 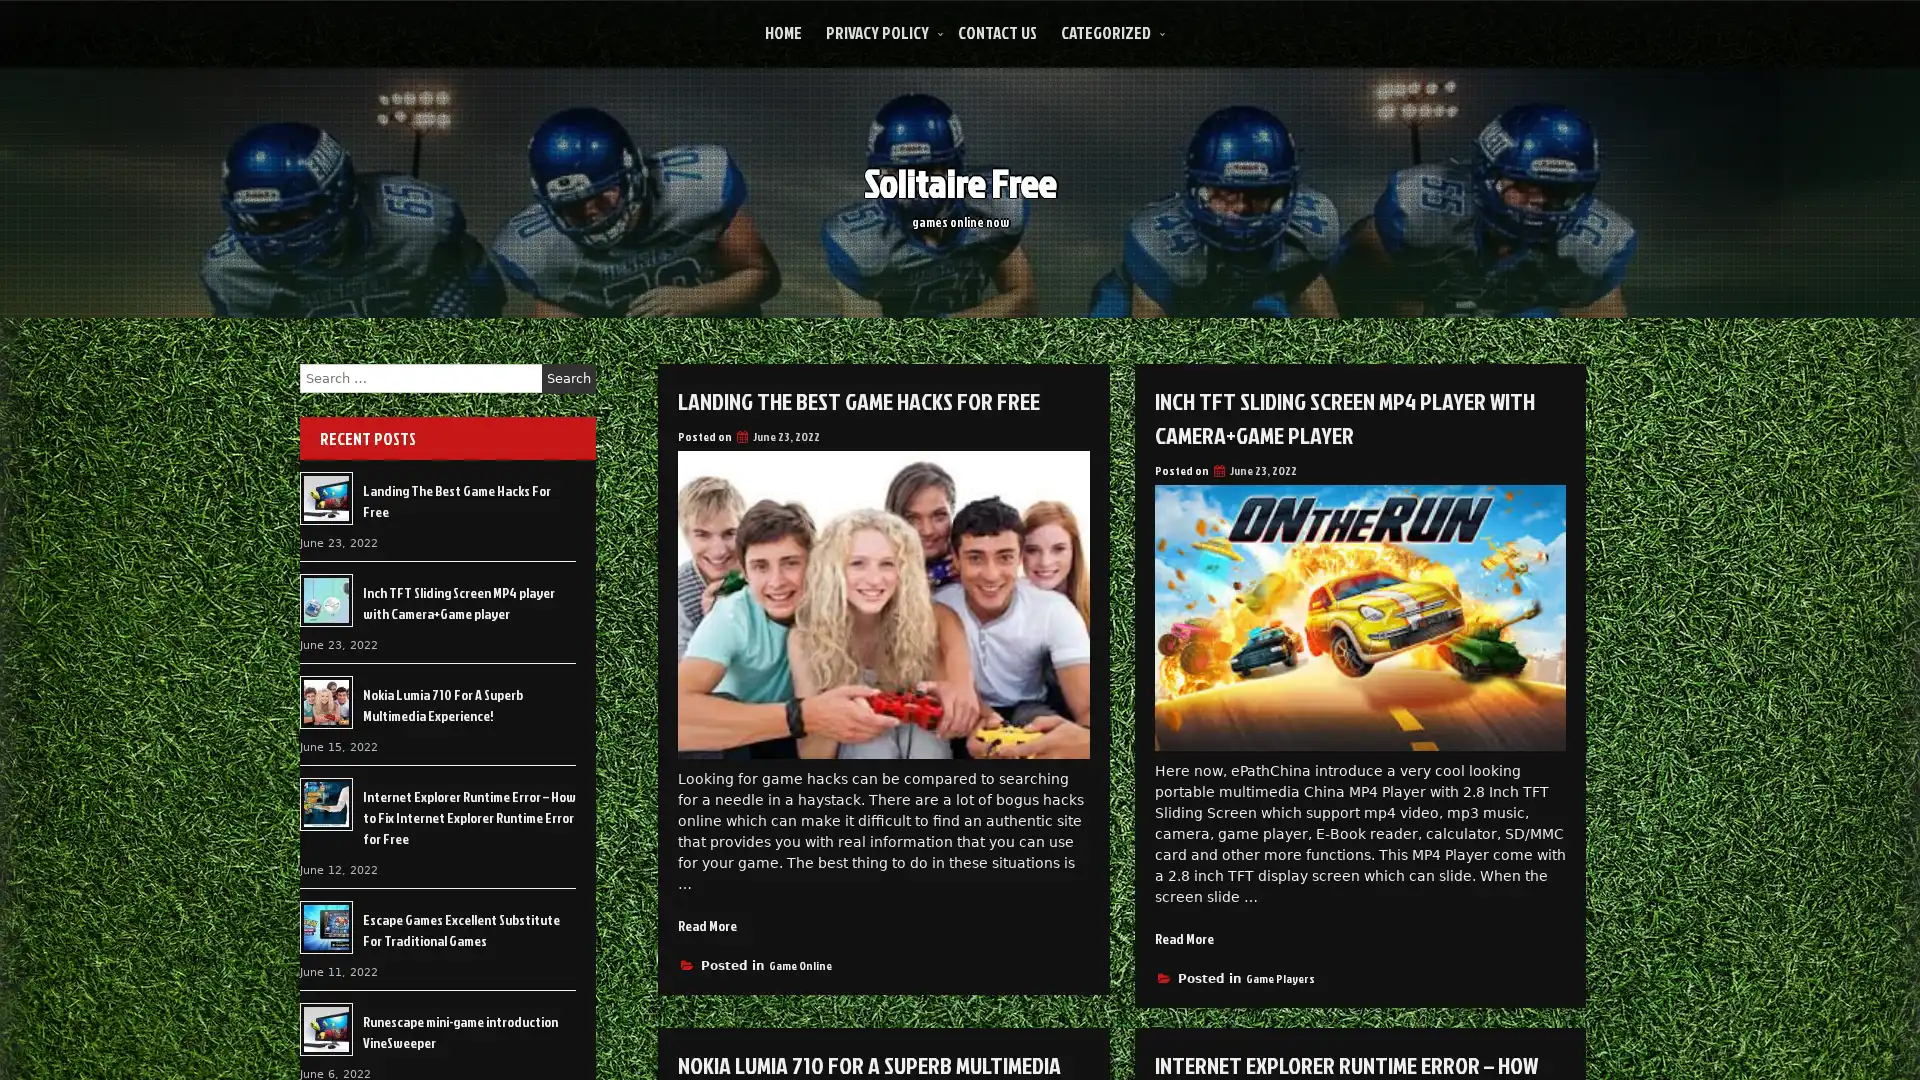 What do you see at coordinates (568, 378) in the screenshot?
I see `Search` at bounding box center [568, 378].